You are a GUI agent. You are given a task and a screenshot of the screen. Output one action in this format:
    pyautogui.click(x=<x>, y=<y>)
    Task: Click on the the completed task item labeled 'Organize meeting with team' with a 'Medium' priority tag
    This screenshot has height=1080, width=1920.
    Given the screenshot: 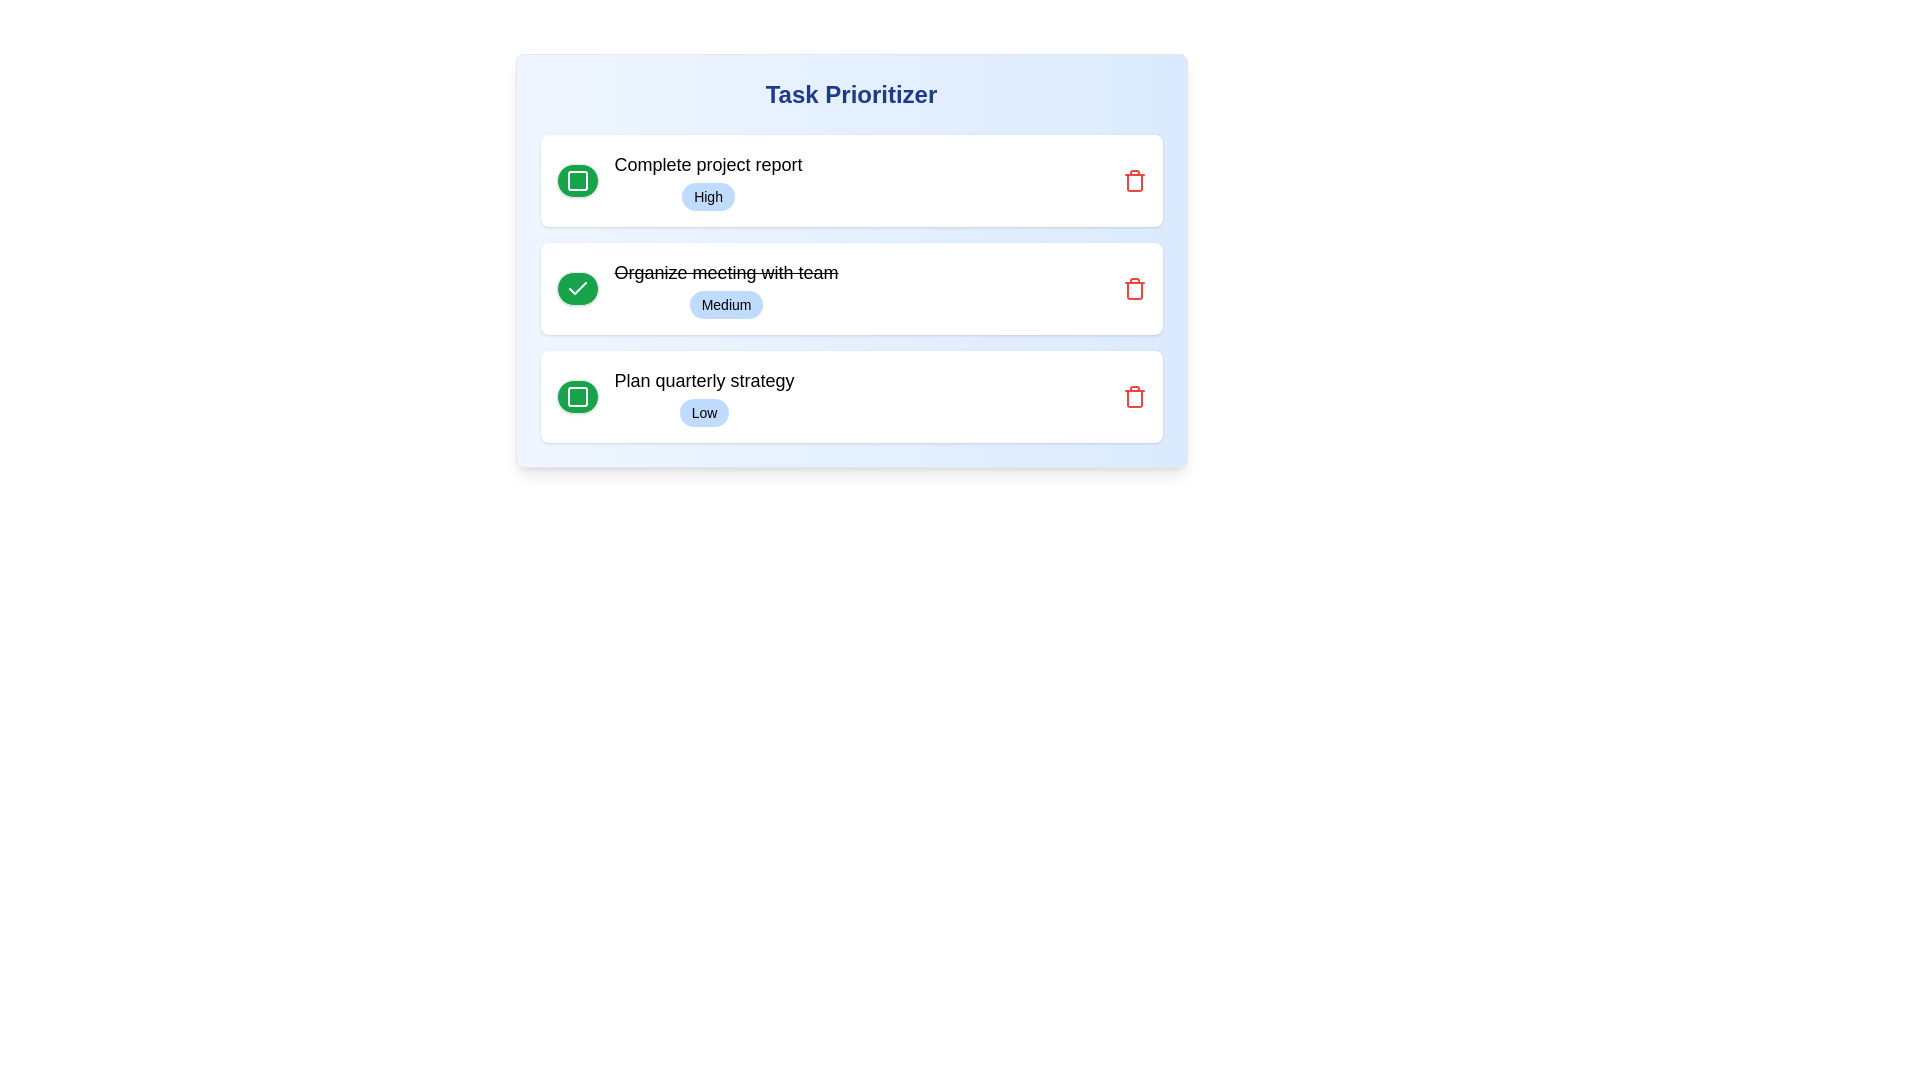 What is the action you would take?
    pyautogui.click(x=725, y=289)
    